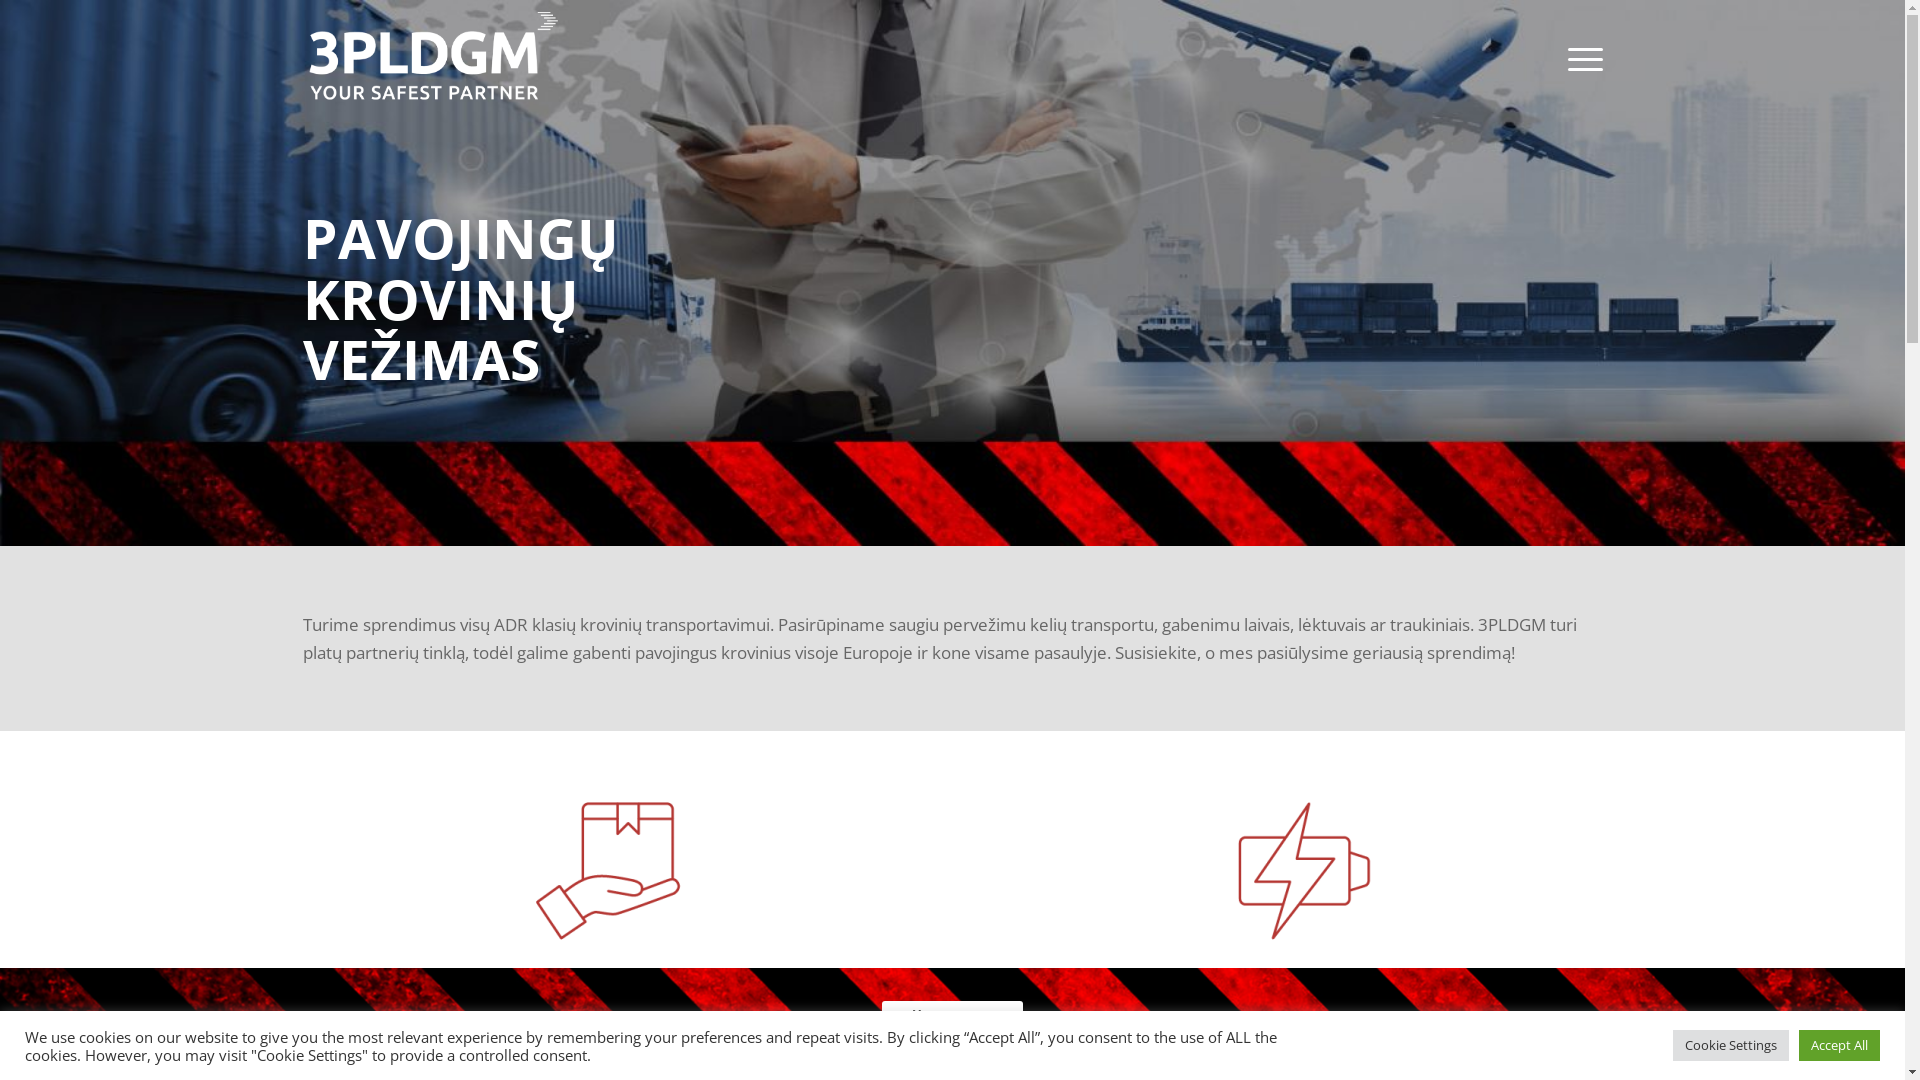  Describe the element at coordinates (1296, 870) in the screenshot. I see `'Icons-06'` at that location.